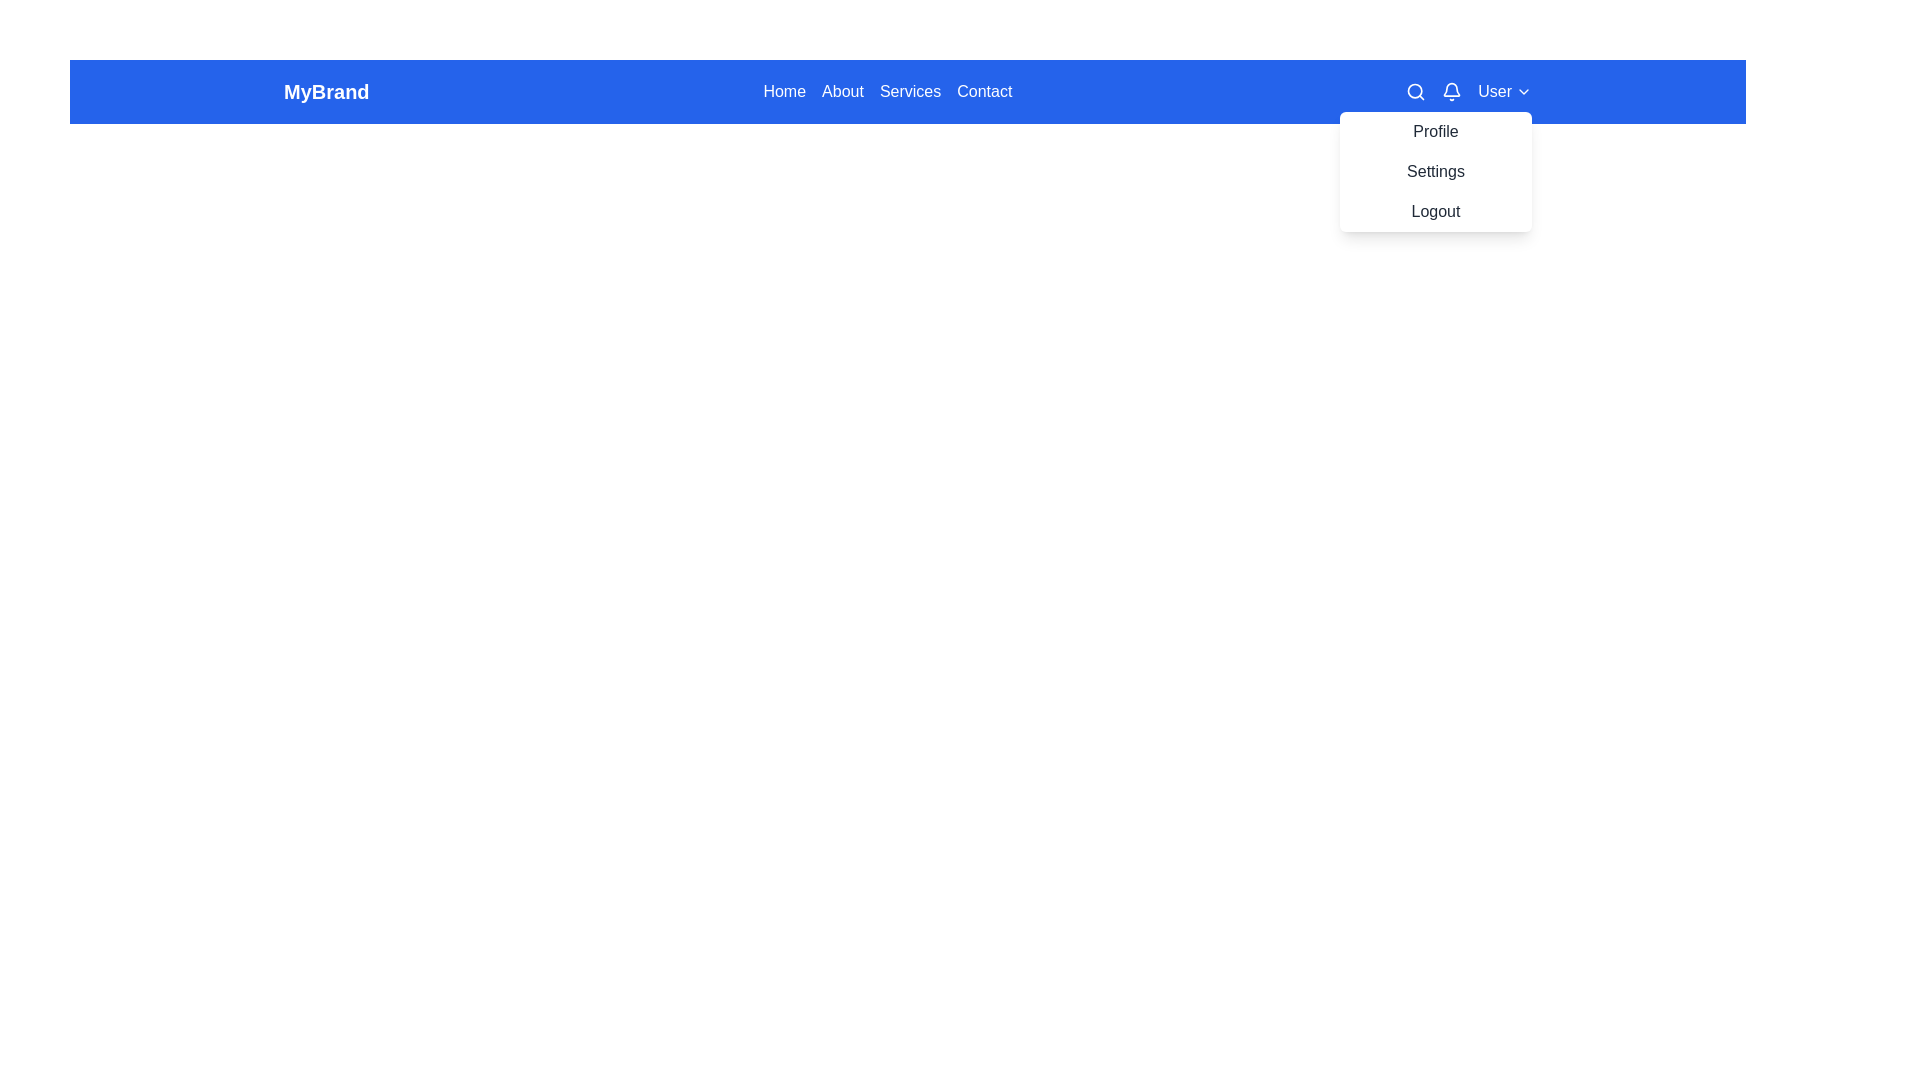  What do you see at coordinates (843, 92) in the screenshot?
I see `the 'About' text link located on the blue navigation bar` at bounding box center [843, 92].